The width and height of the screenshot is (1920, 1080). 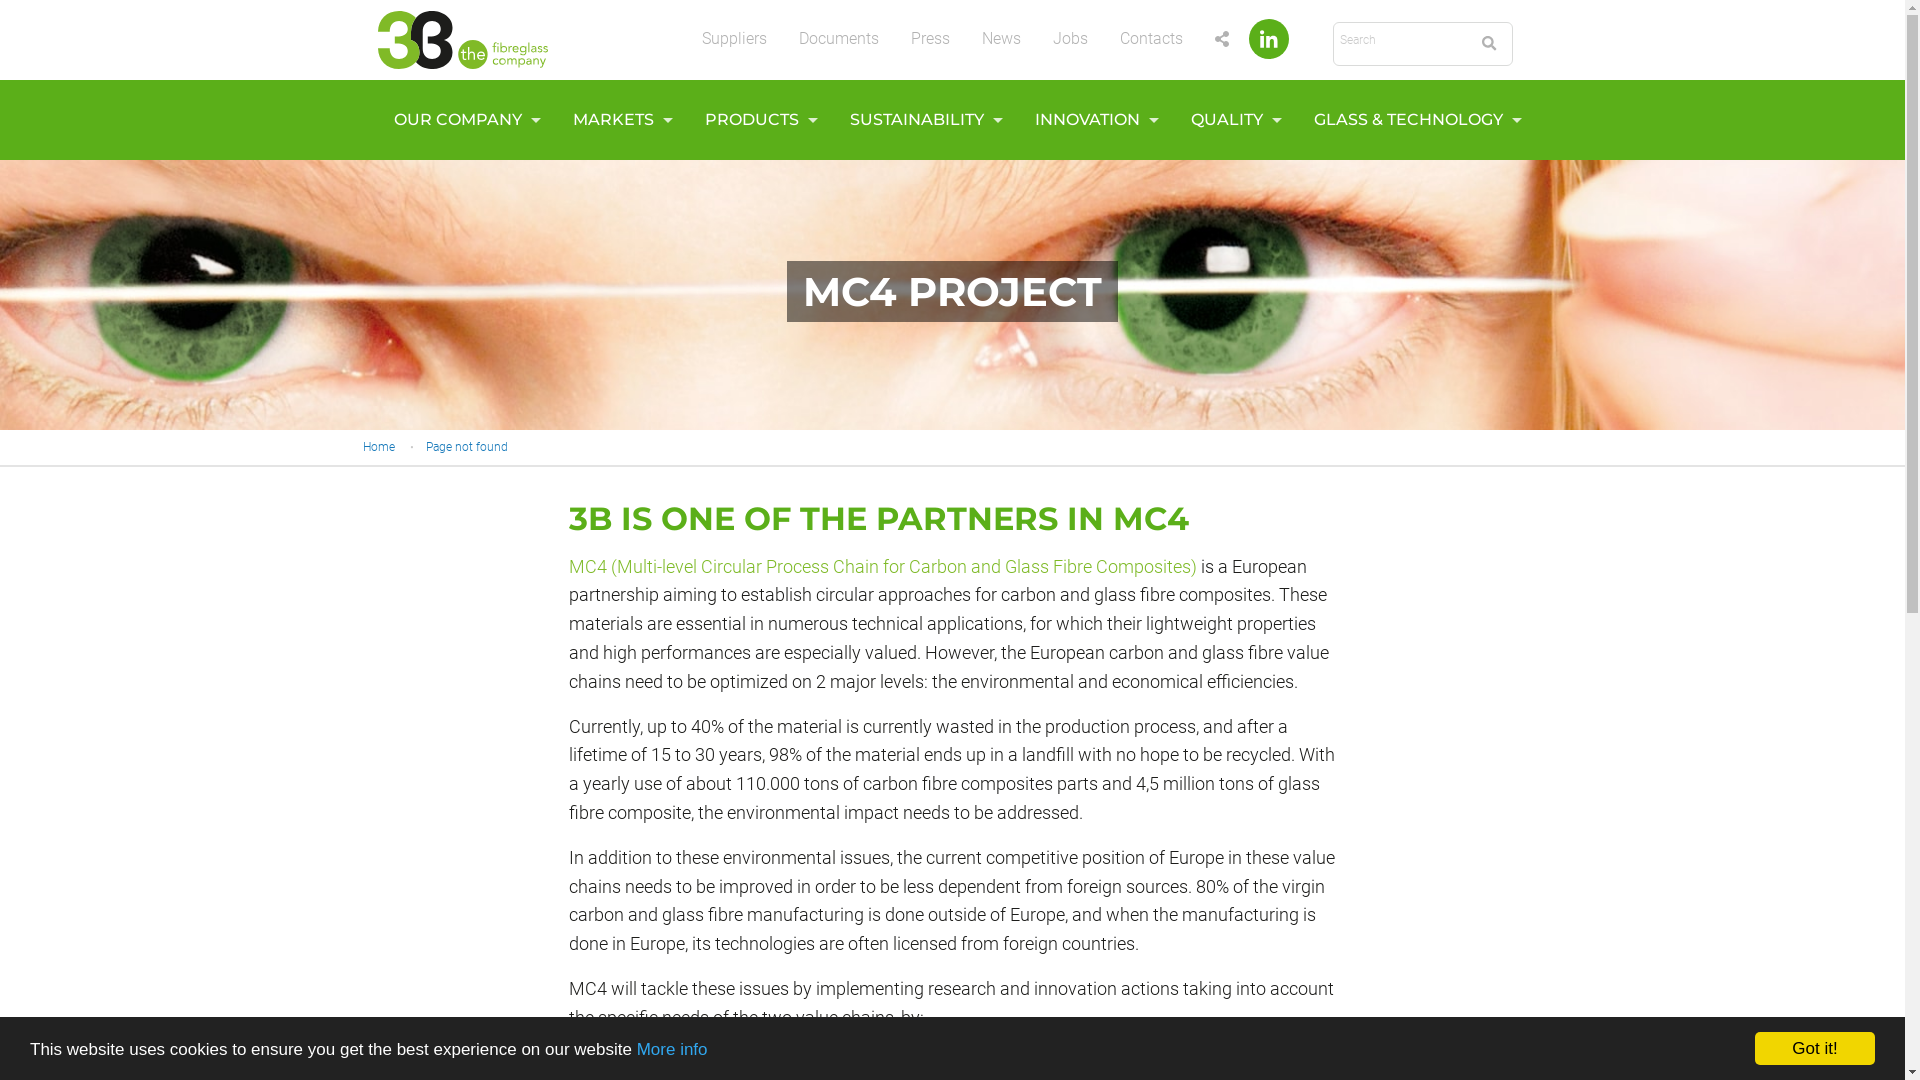 I want to click on 'GLASS & TECHNOLOGY', so click(x=1297, y=119).